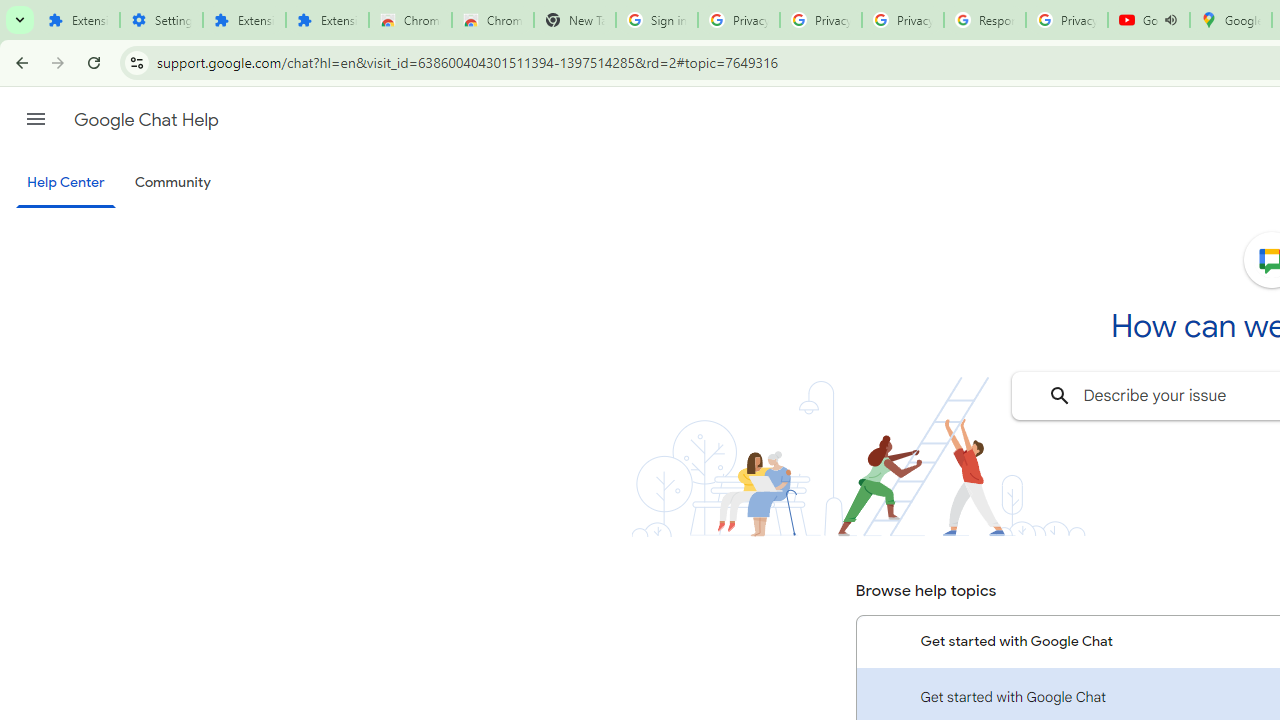  What do you see at coordinates (656, 20) in the screenshot?
I see `'Sign in - Google Accounts'` at bounding box center [656, 20].